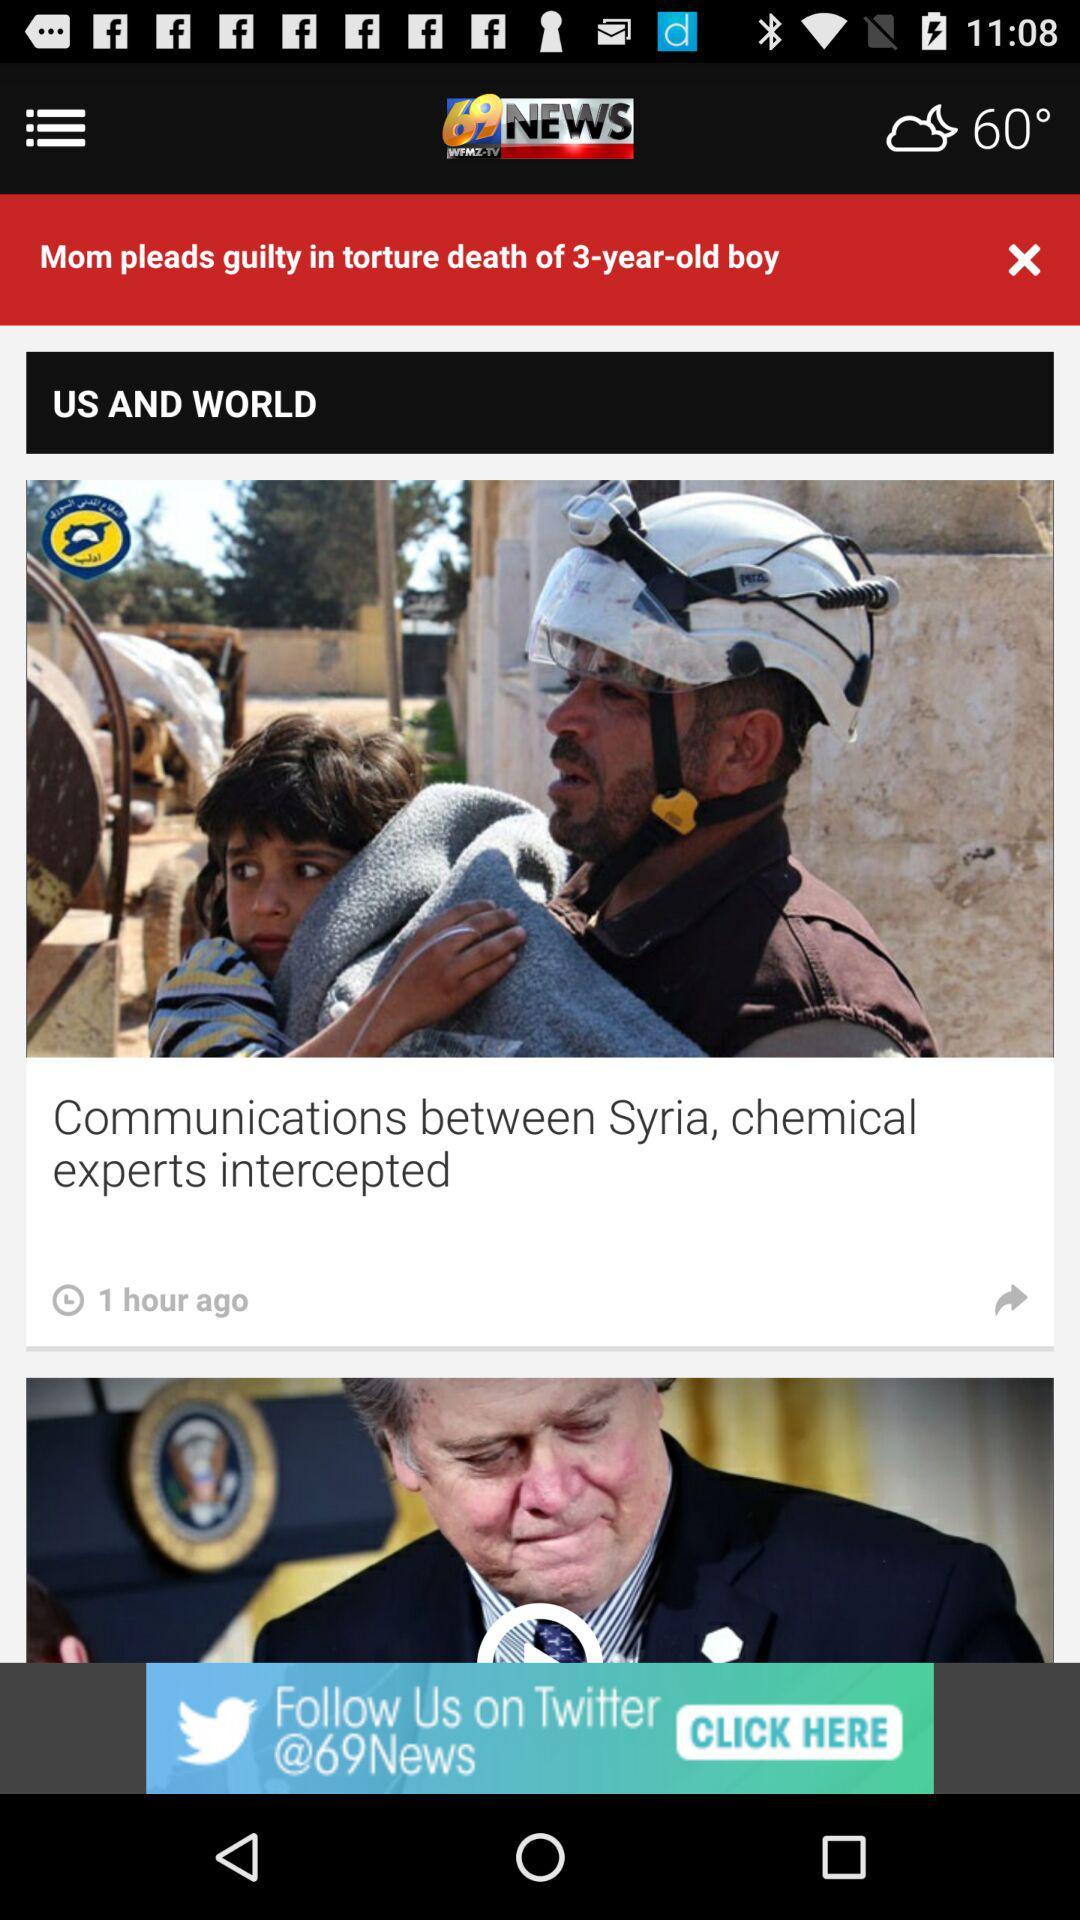  What do you see at coordinates (540, 1727) in the screenshot?
I see `advertisement` at bounding box center [540, 1727].